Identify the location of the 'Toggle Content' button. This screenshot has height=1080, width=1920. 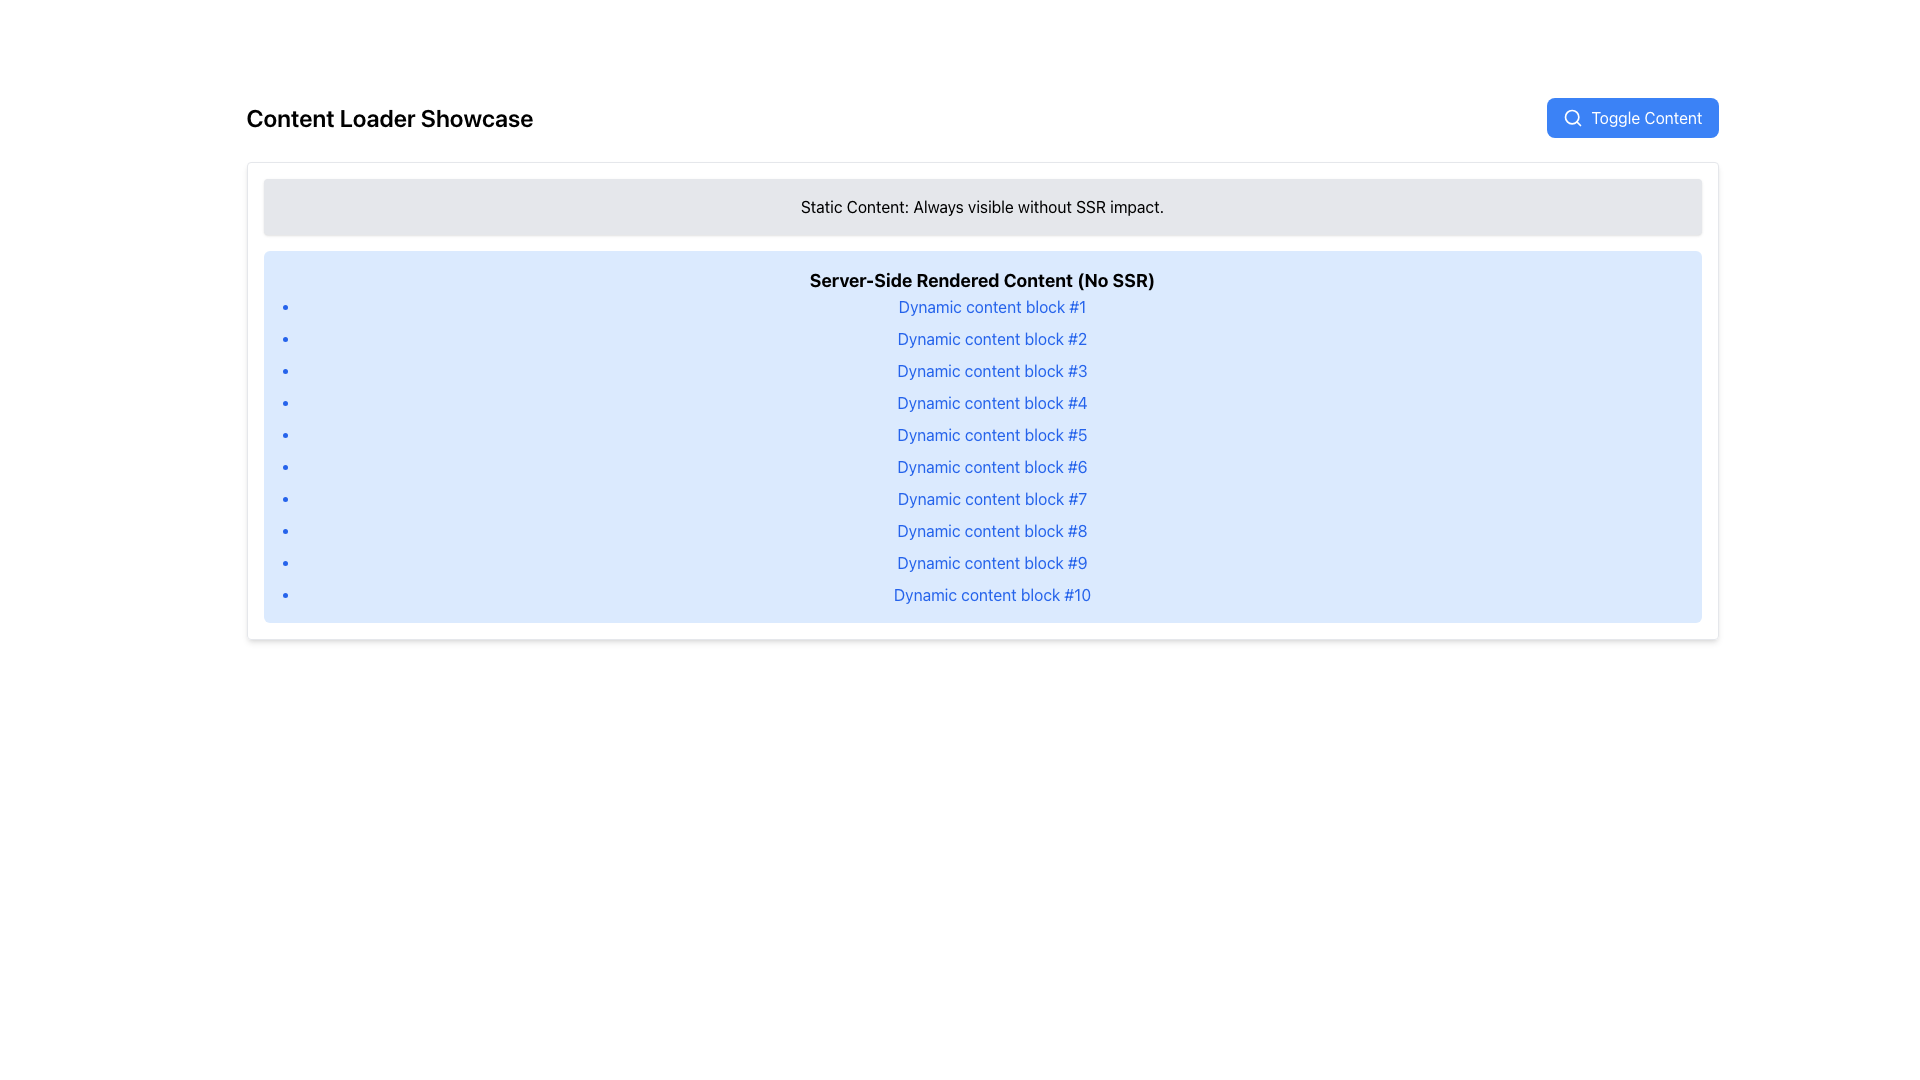
(1646, 118).